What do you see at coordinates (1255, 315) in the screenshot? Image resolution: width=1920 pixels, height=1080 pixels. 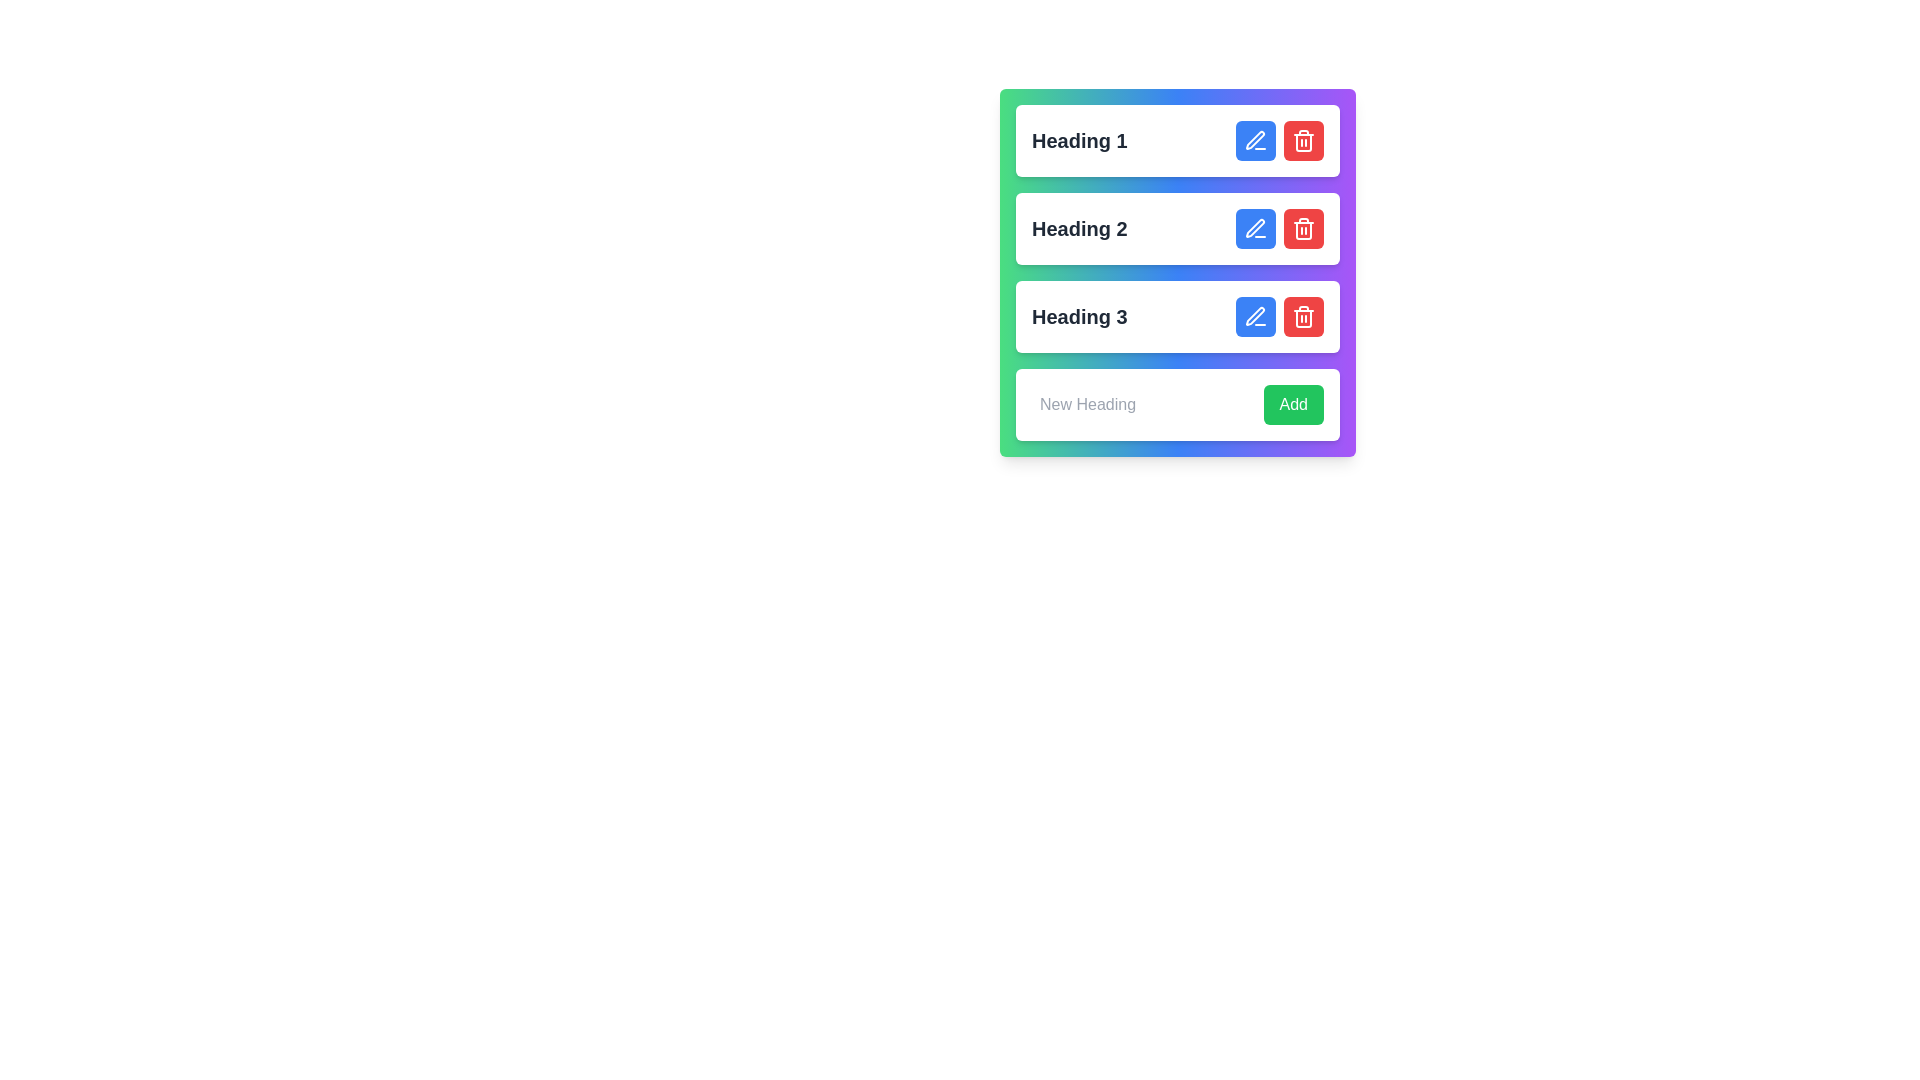 I see `the blue button with rounded corners and a pen icon located in the top-right corner of the third row to observe the color change effect` at bounding box center [1255, 315].